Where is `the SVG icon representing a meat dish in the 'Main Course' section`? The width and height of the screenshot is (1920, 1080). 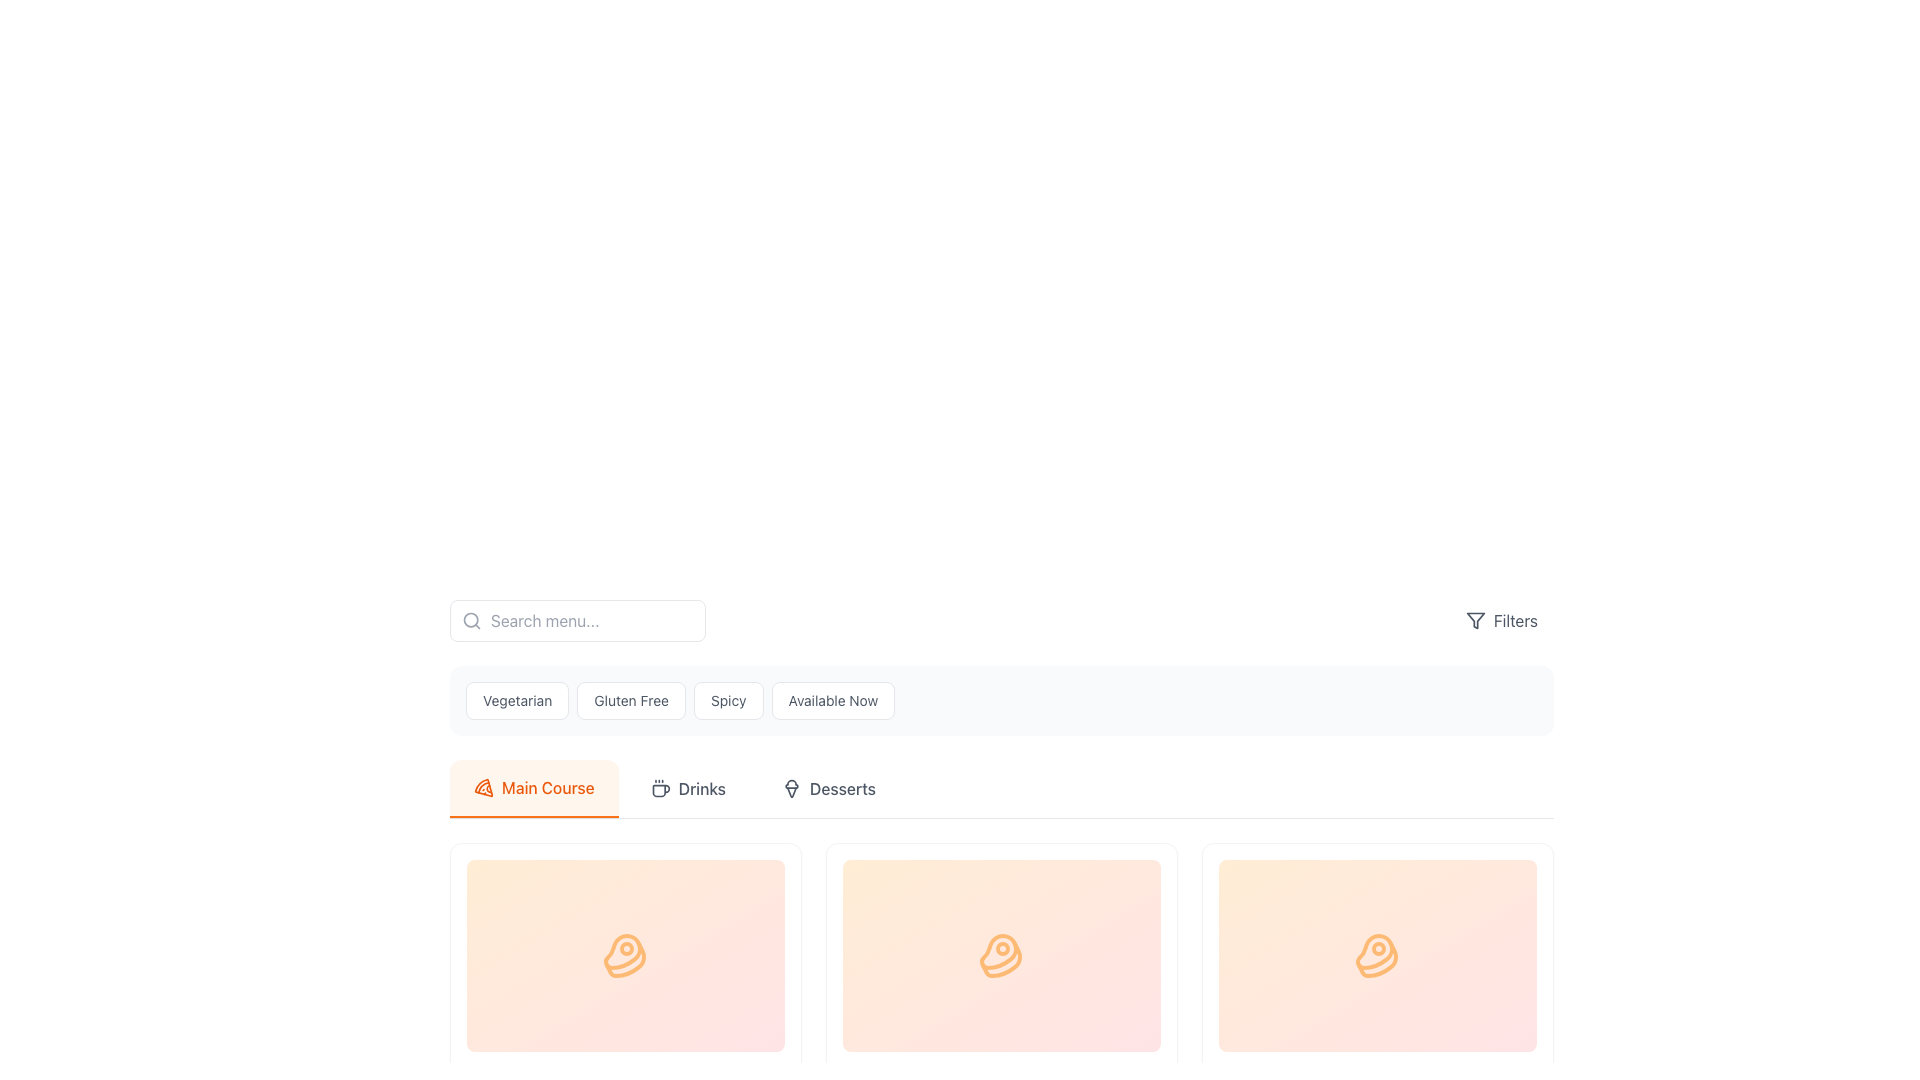 the SVG icon representing a meat dish in the 'Main Course' section is located at coordinates (624, 955).